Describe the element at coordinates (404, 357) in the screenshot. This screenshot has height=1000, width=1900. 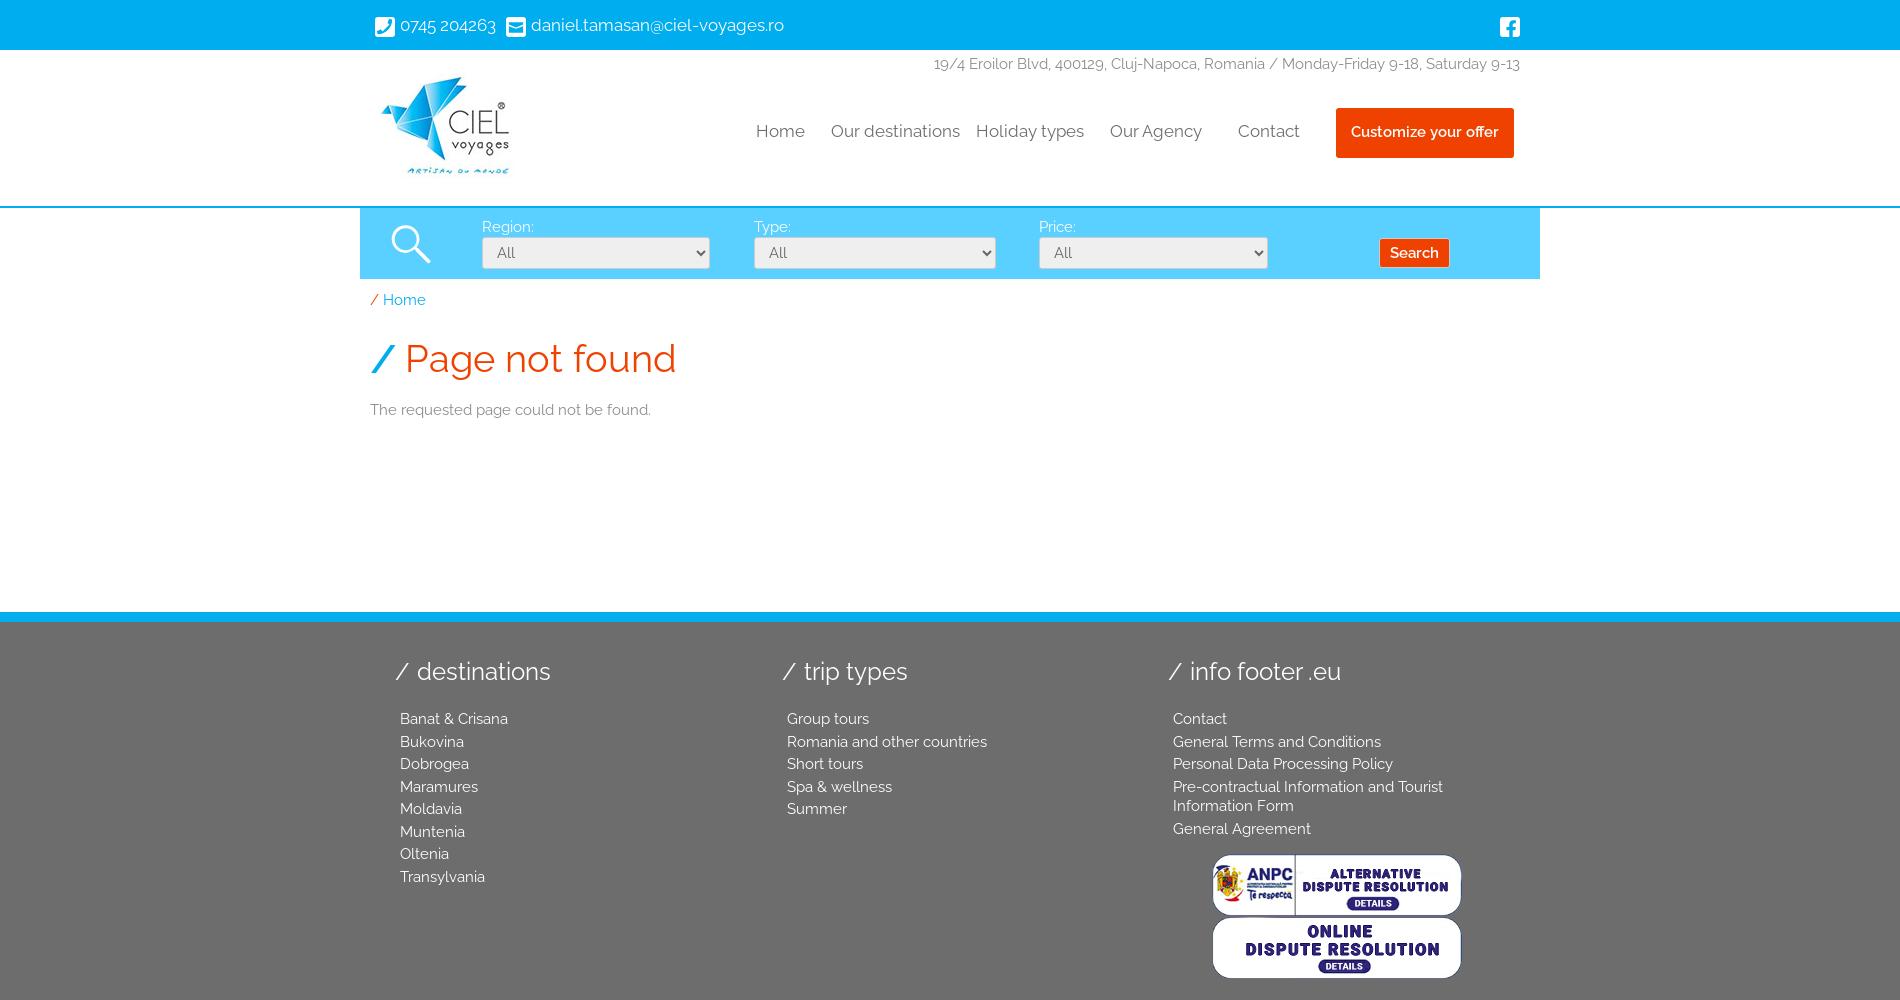
I see `'Page not found'` at that location.